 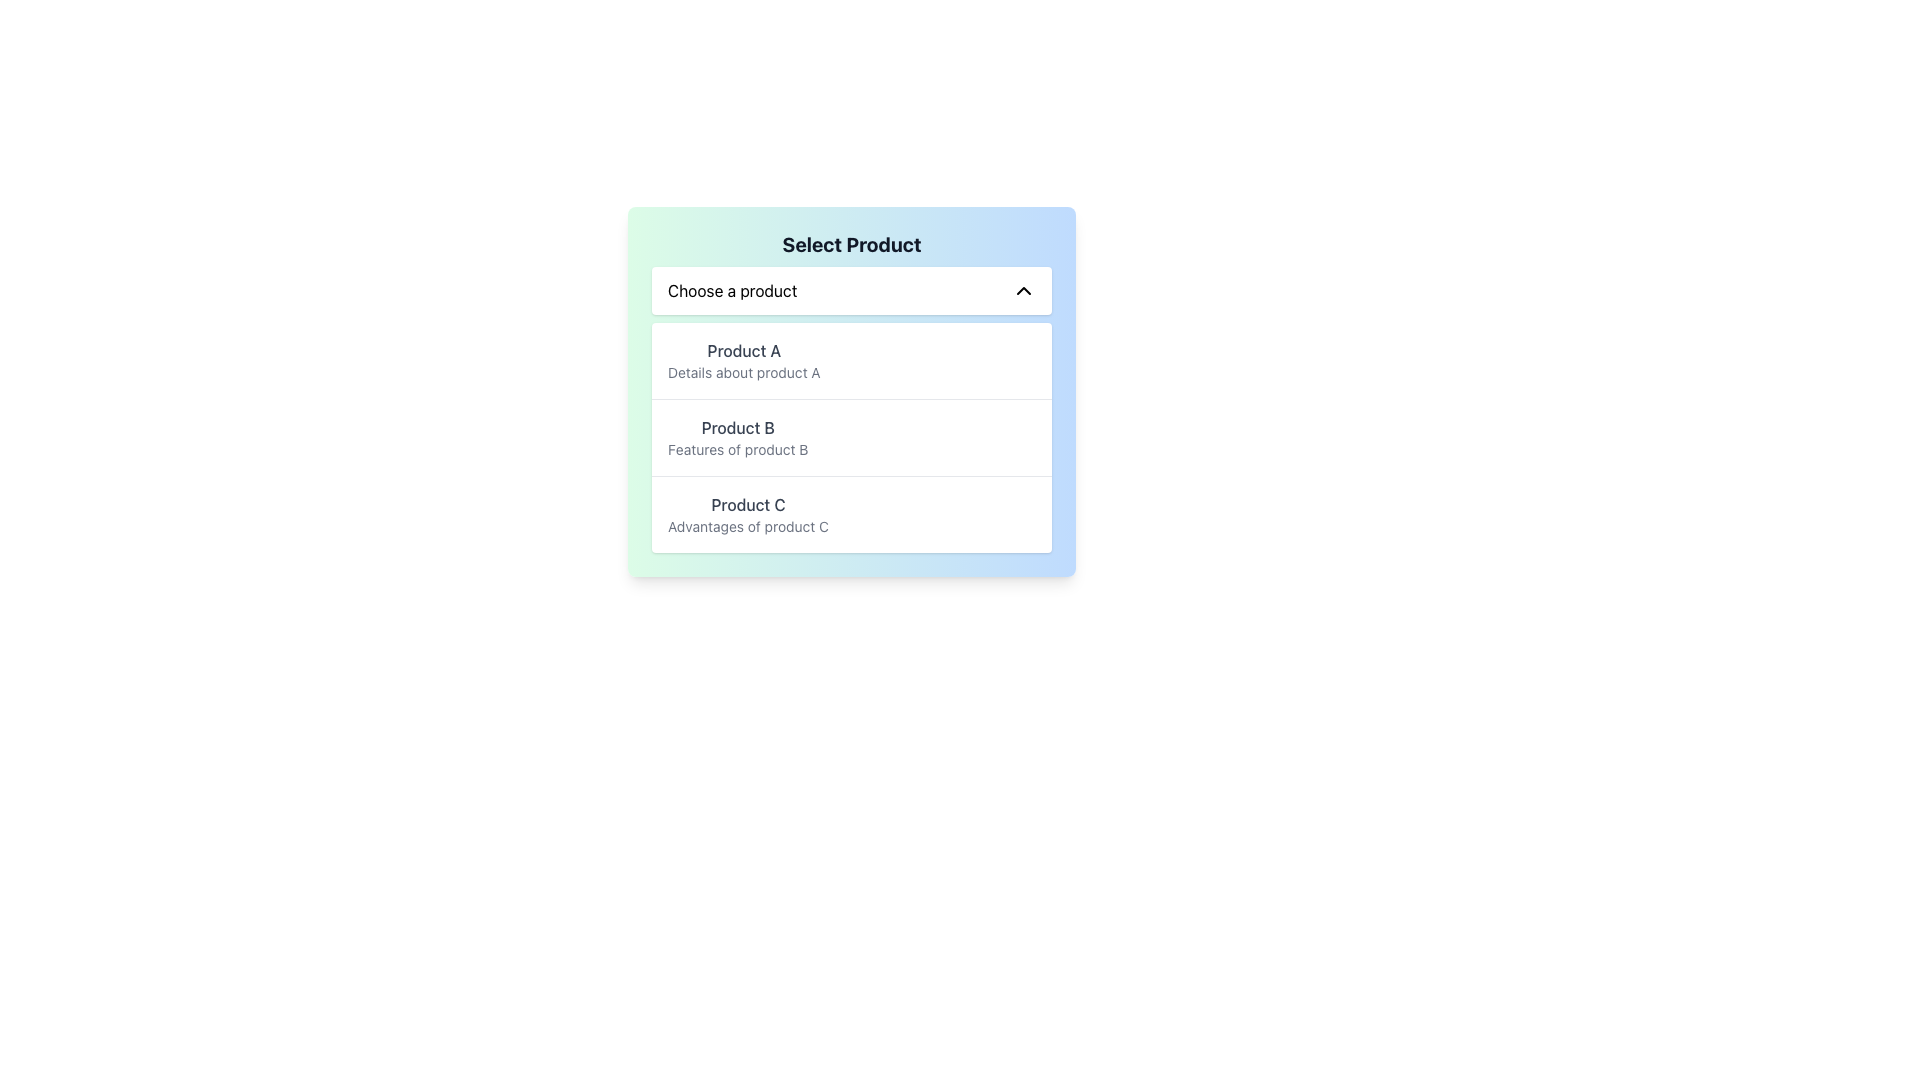 What do you see at coordinates (743, 361) in the screenshot?
I see `the first list item labeled 'Product A'` at bounding box center [743, 361].